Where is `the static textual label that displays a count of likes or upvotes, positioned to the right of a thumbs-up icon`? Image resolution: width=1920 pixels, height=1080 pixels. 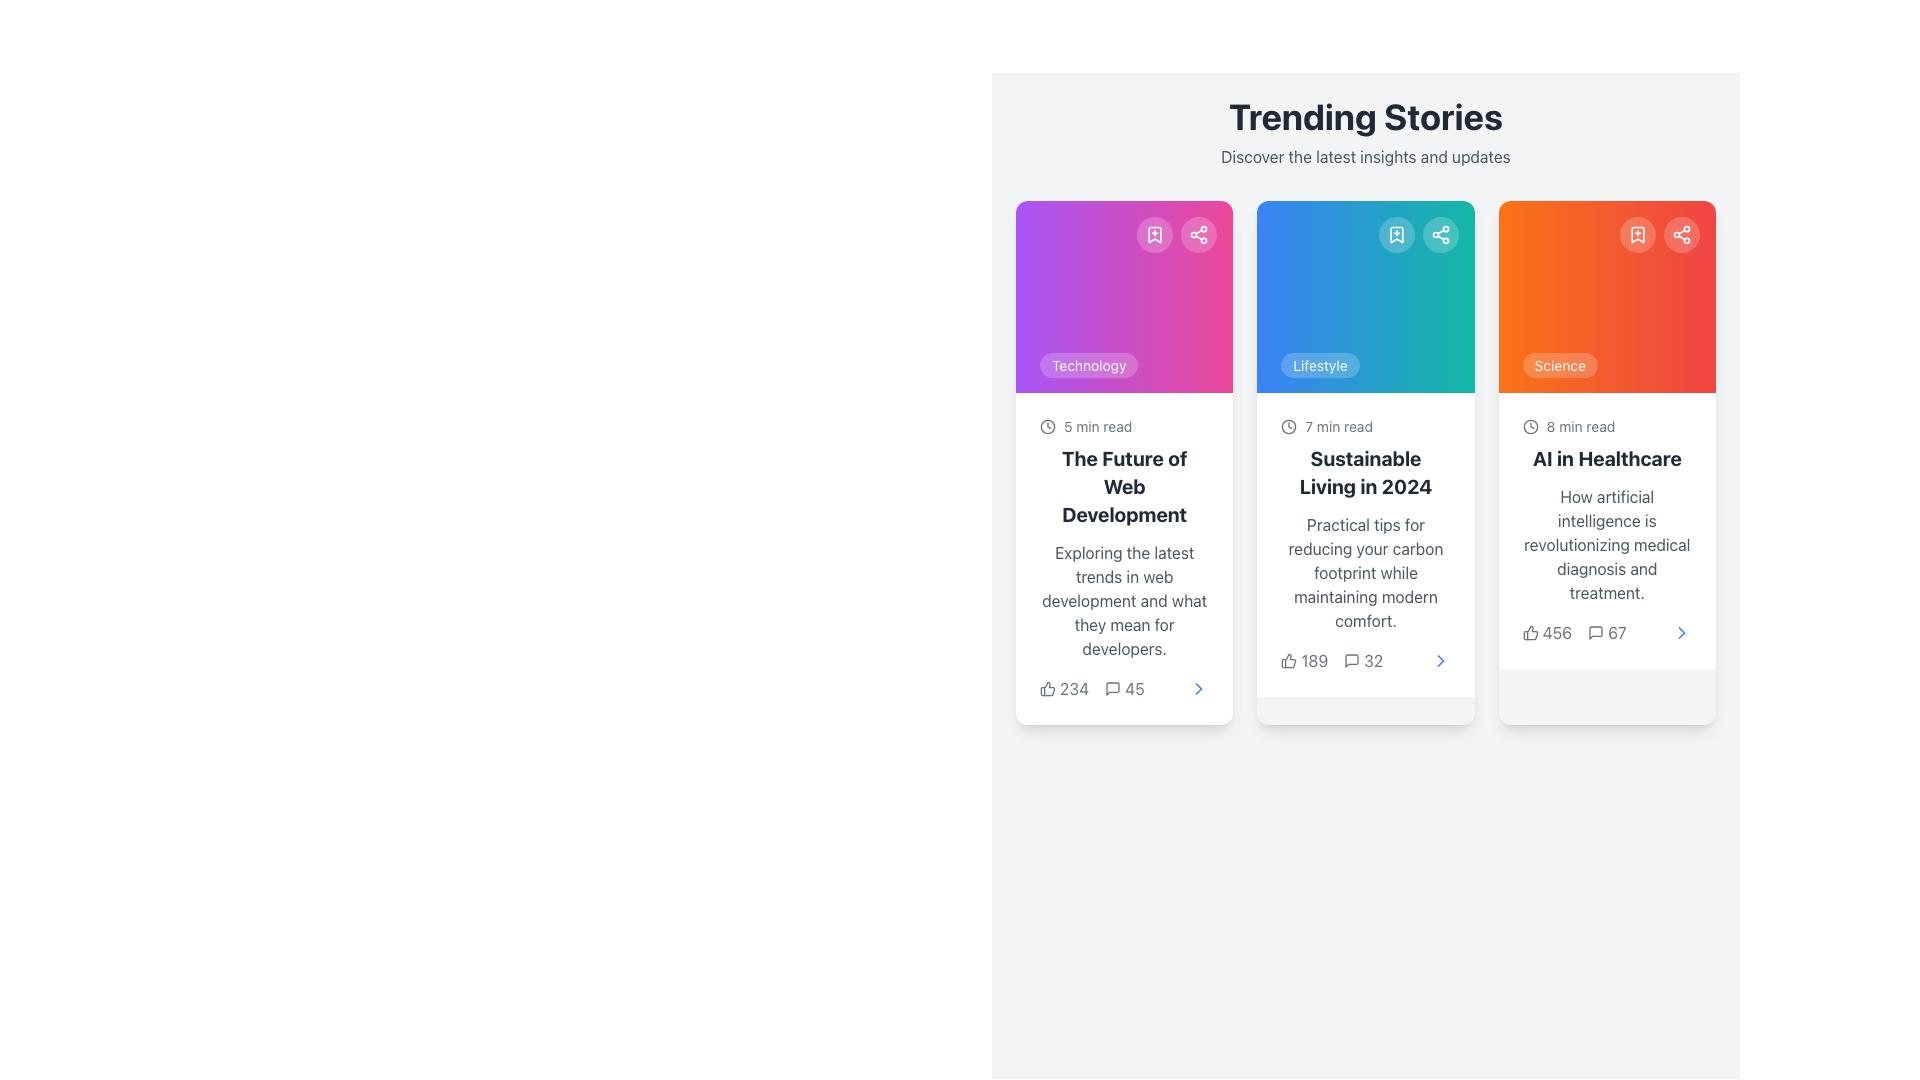 the static textual label that displays a count of likes or upvotes, positioned to the right of a thumbs-up icon is located at coordinates (1073, 688).